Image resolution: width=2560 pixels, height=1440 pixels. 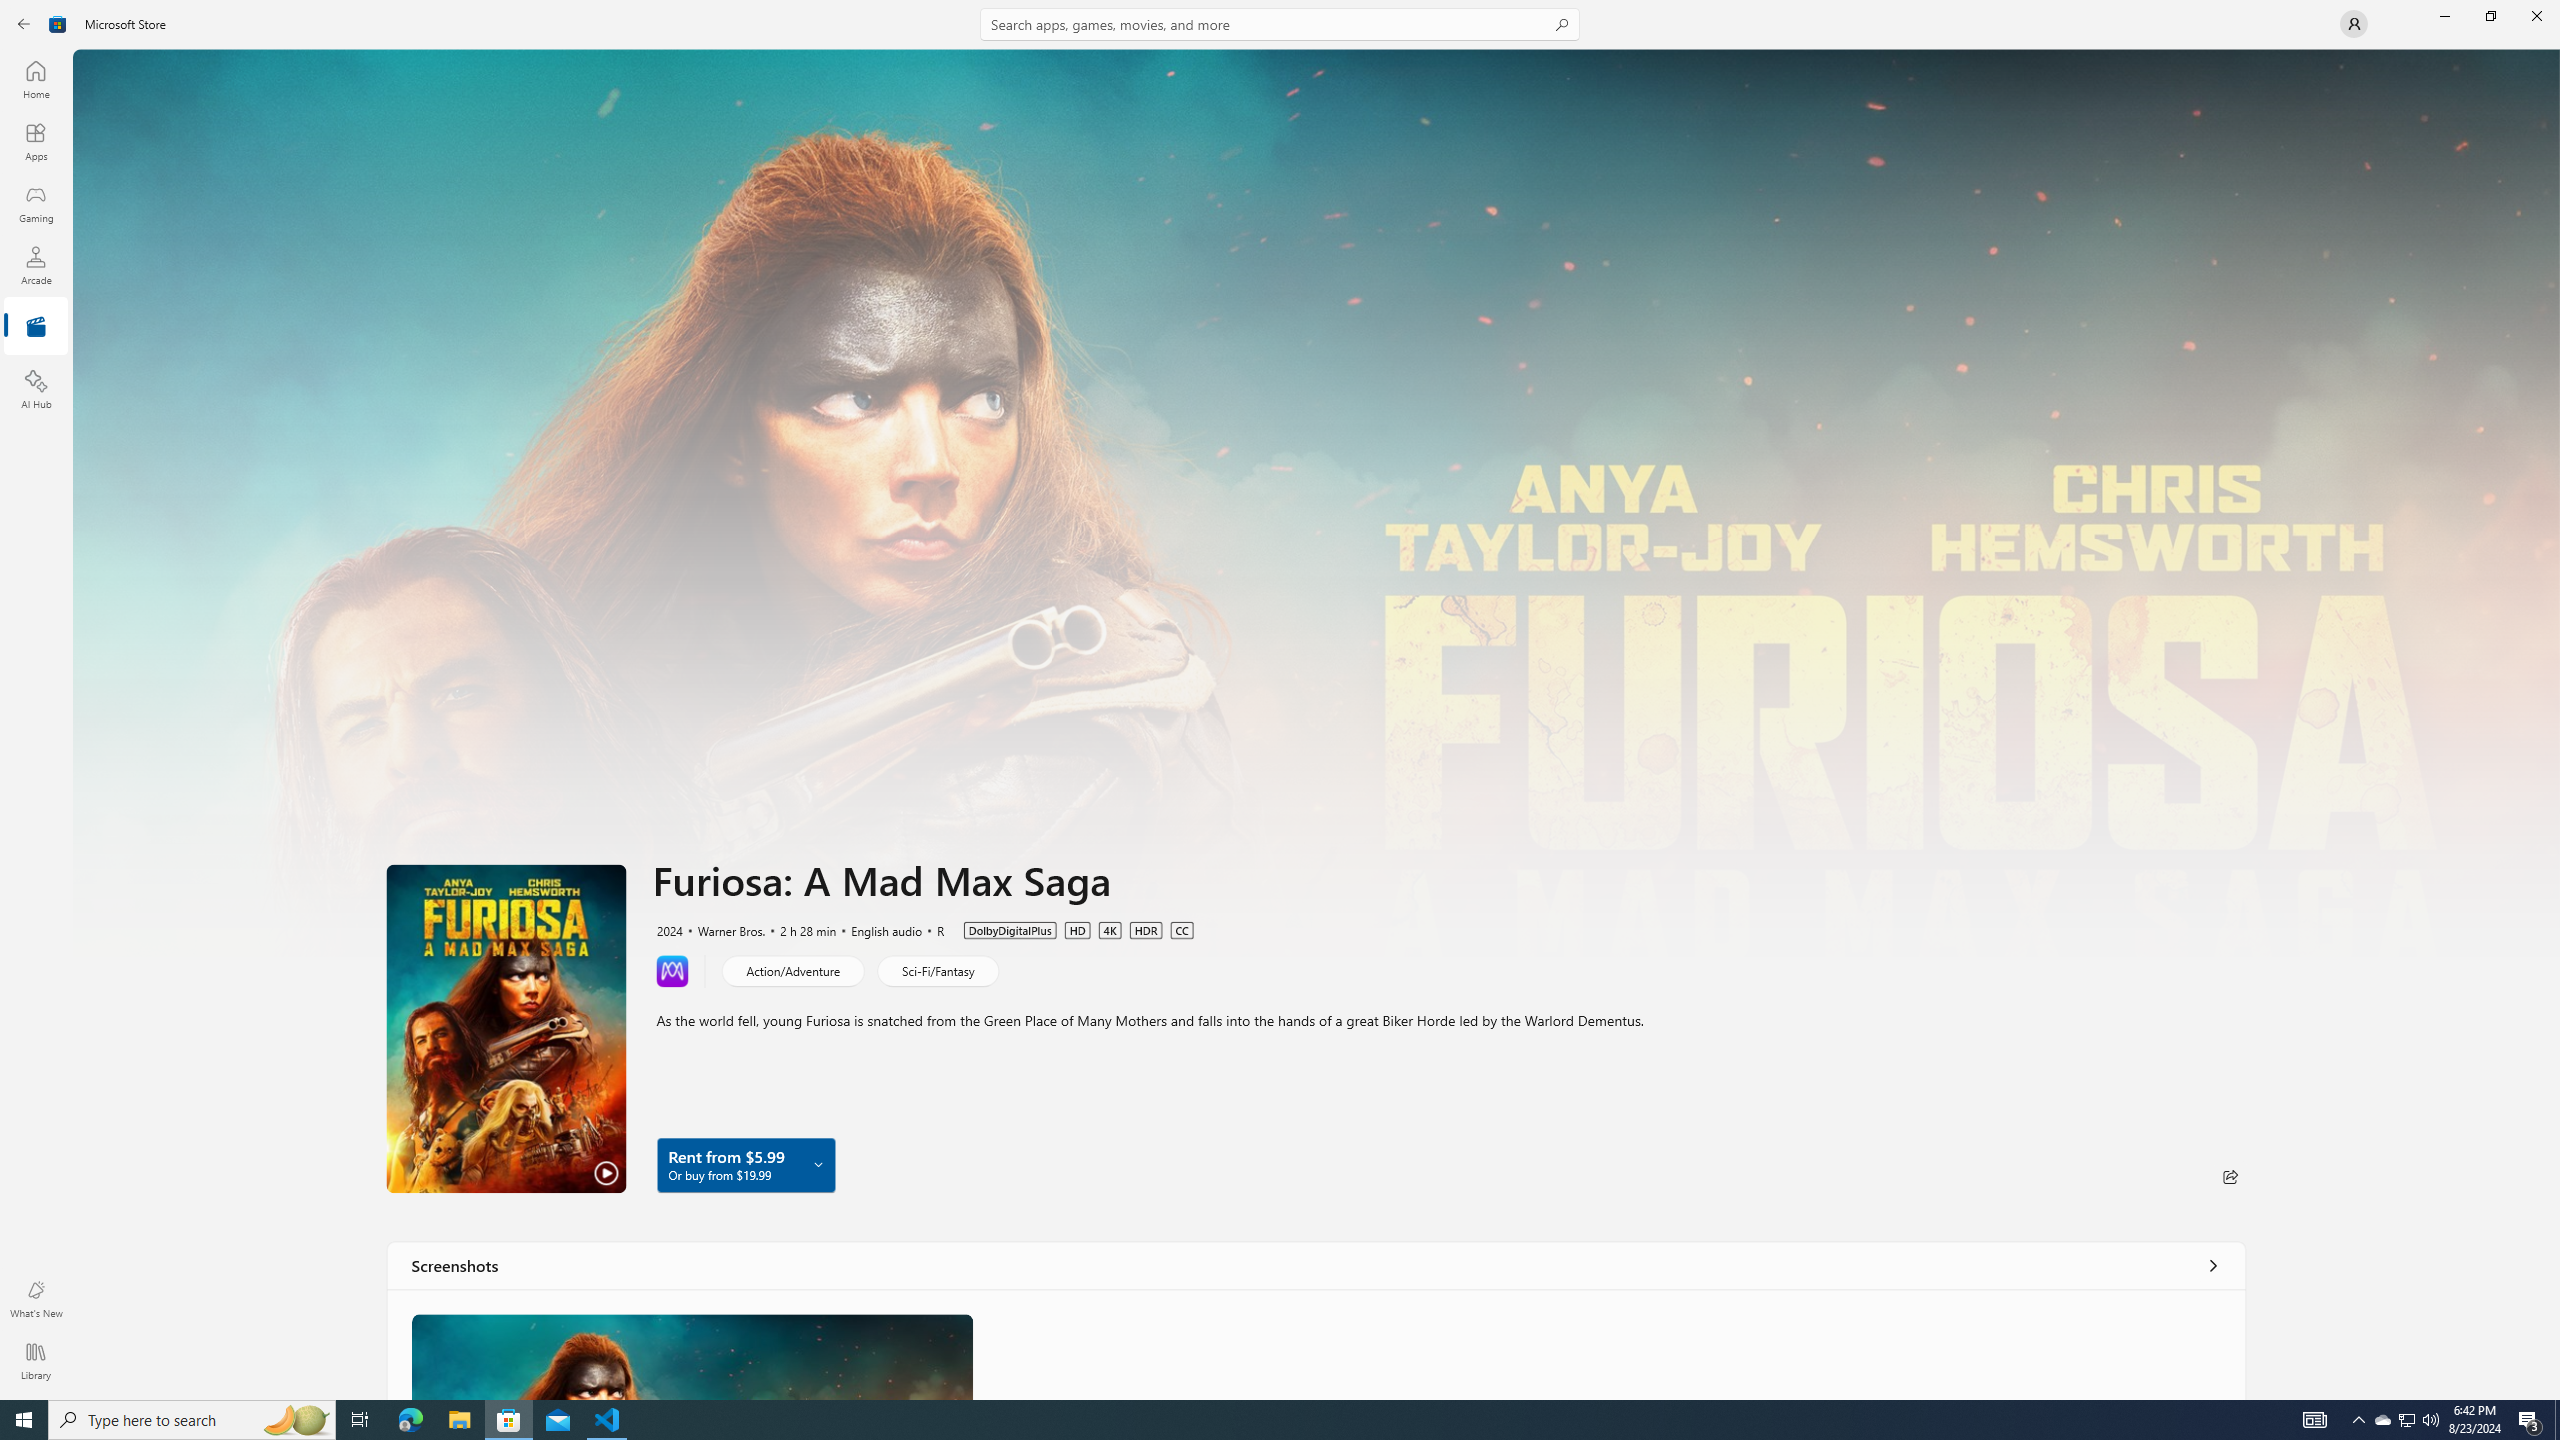 What do you see at coordinates (672, 969) in the screenshot?
I see `'Learn more about Movies Anywhere'` at bounding box center [672, 969].